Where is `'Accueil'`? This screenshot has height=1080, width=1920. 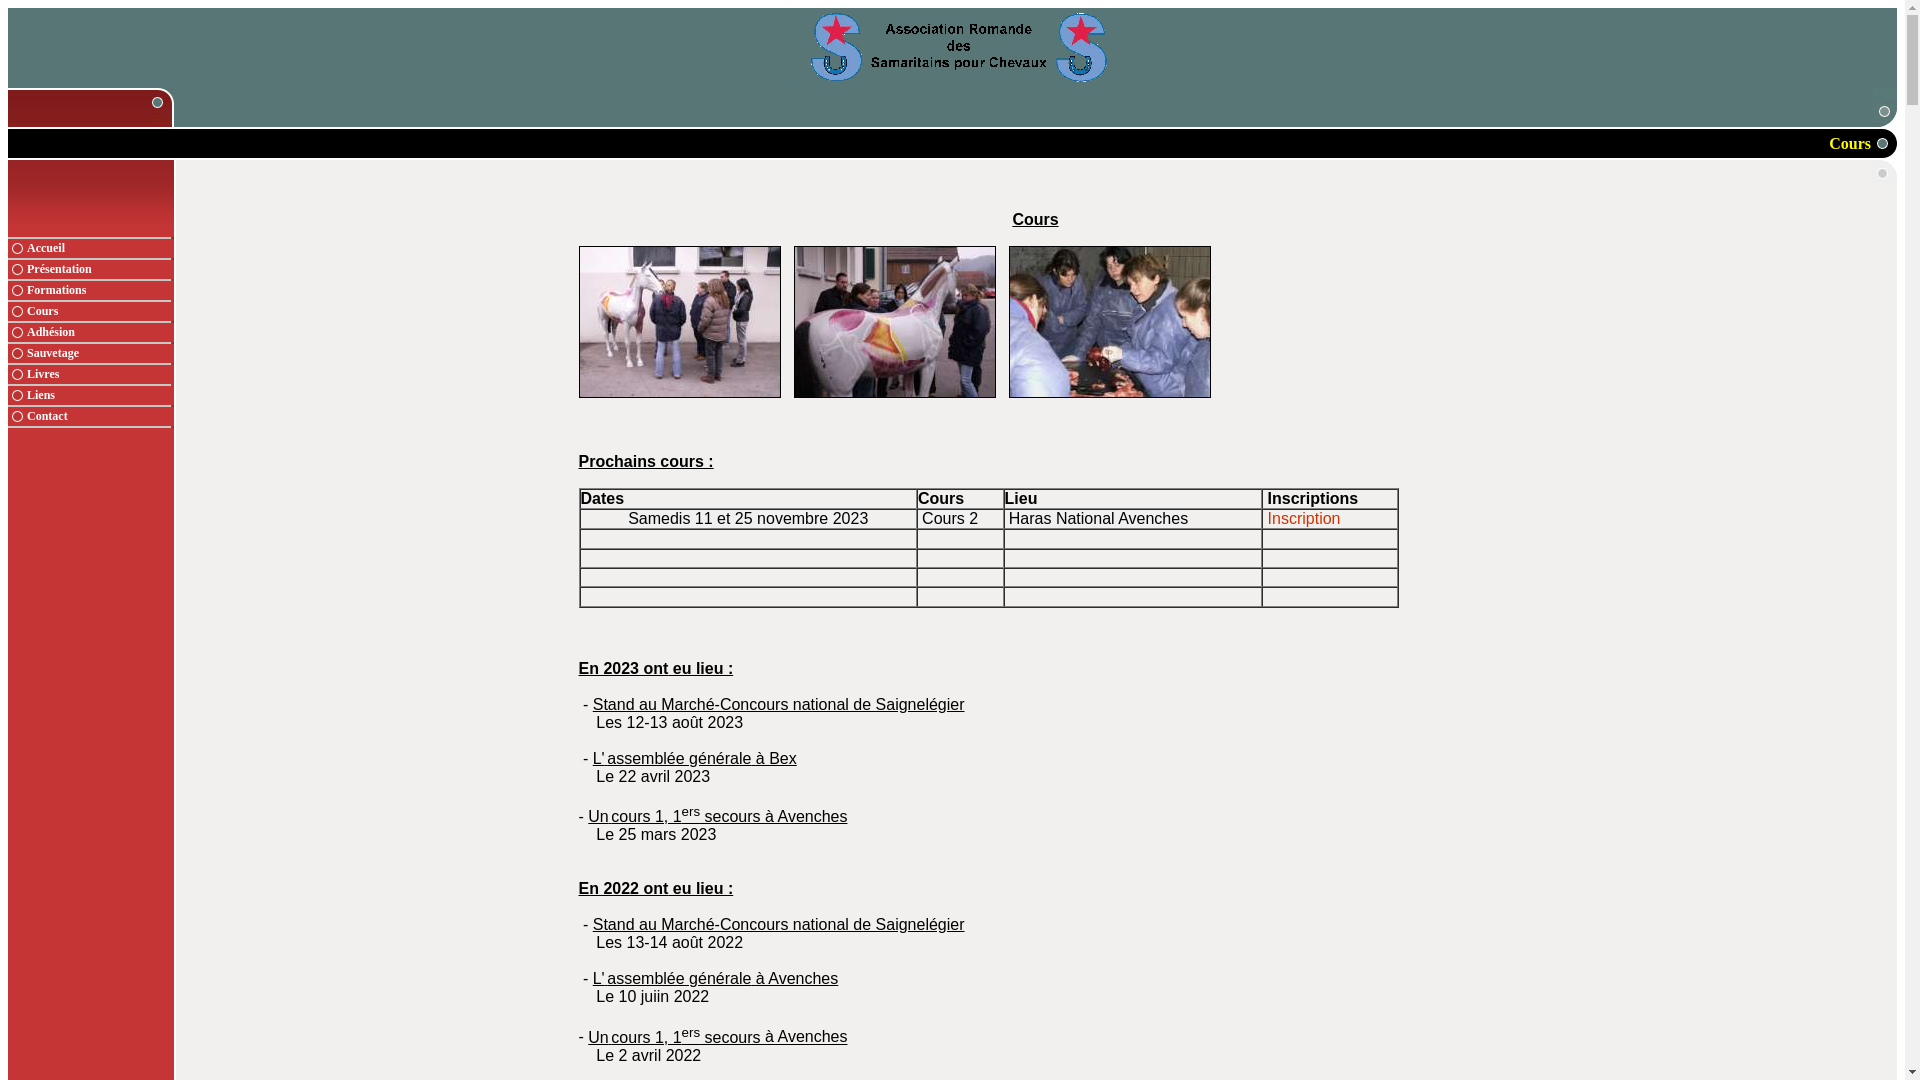 'Accueil' is located at coordinates (98, 247).